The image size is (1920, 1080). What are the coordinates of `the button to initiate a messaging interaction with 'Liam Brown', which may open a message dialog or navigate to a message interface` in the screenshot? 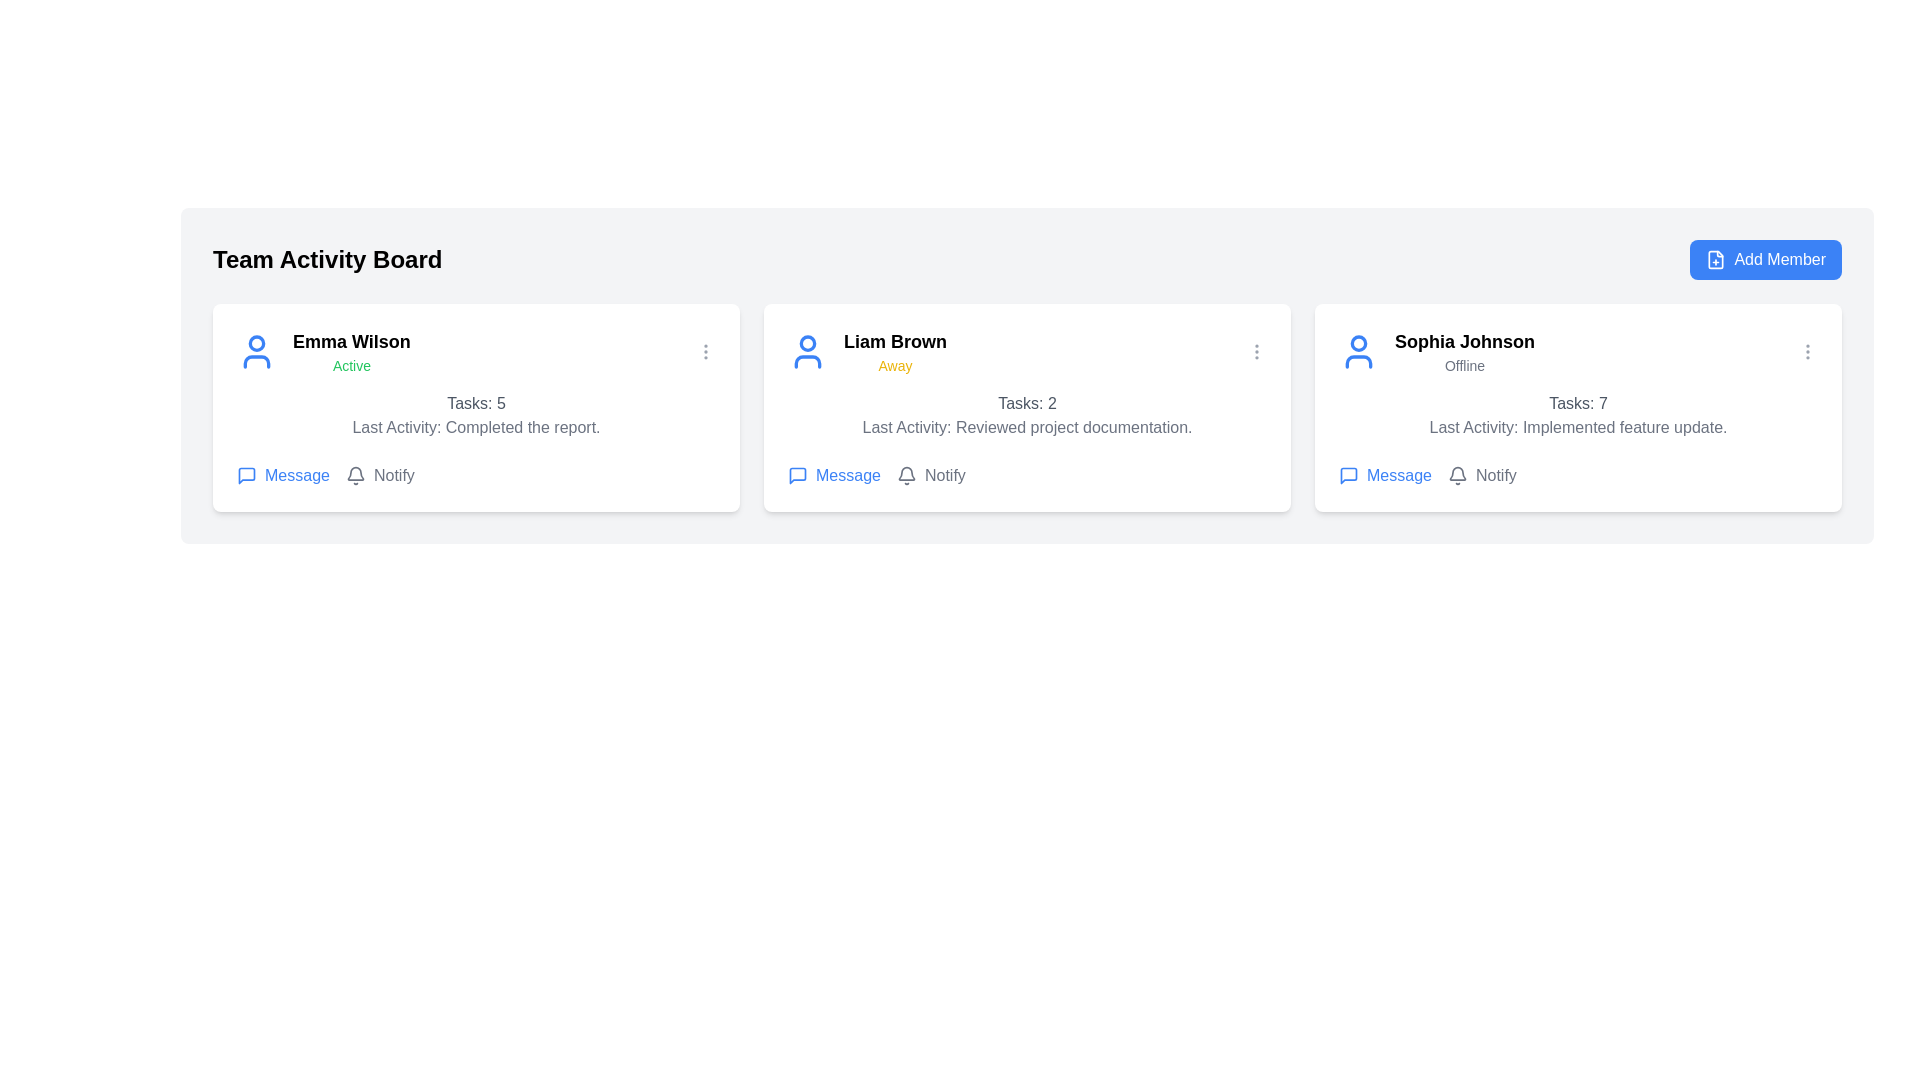 It's located at (834, 475).